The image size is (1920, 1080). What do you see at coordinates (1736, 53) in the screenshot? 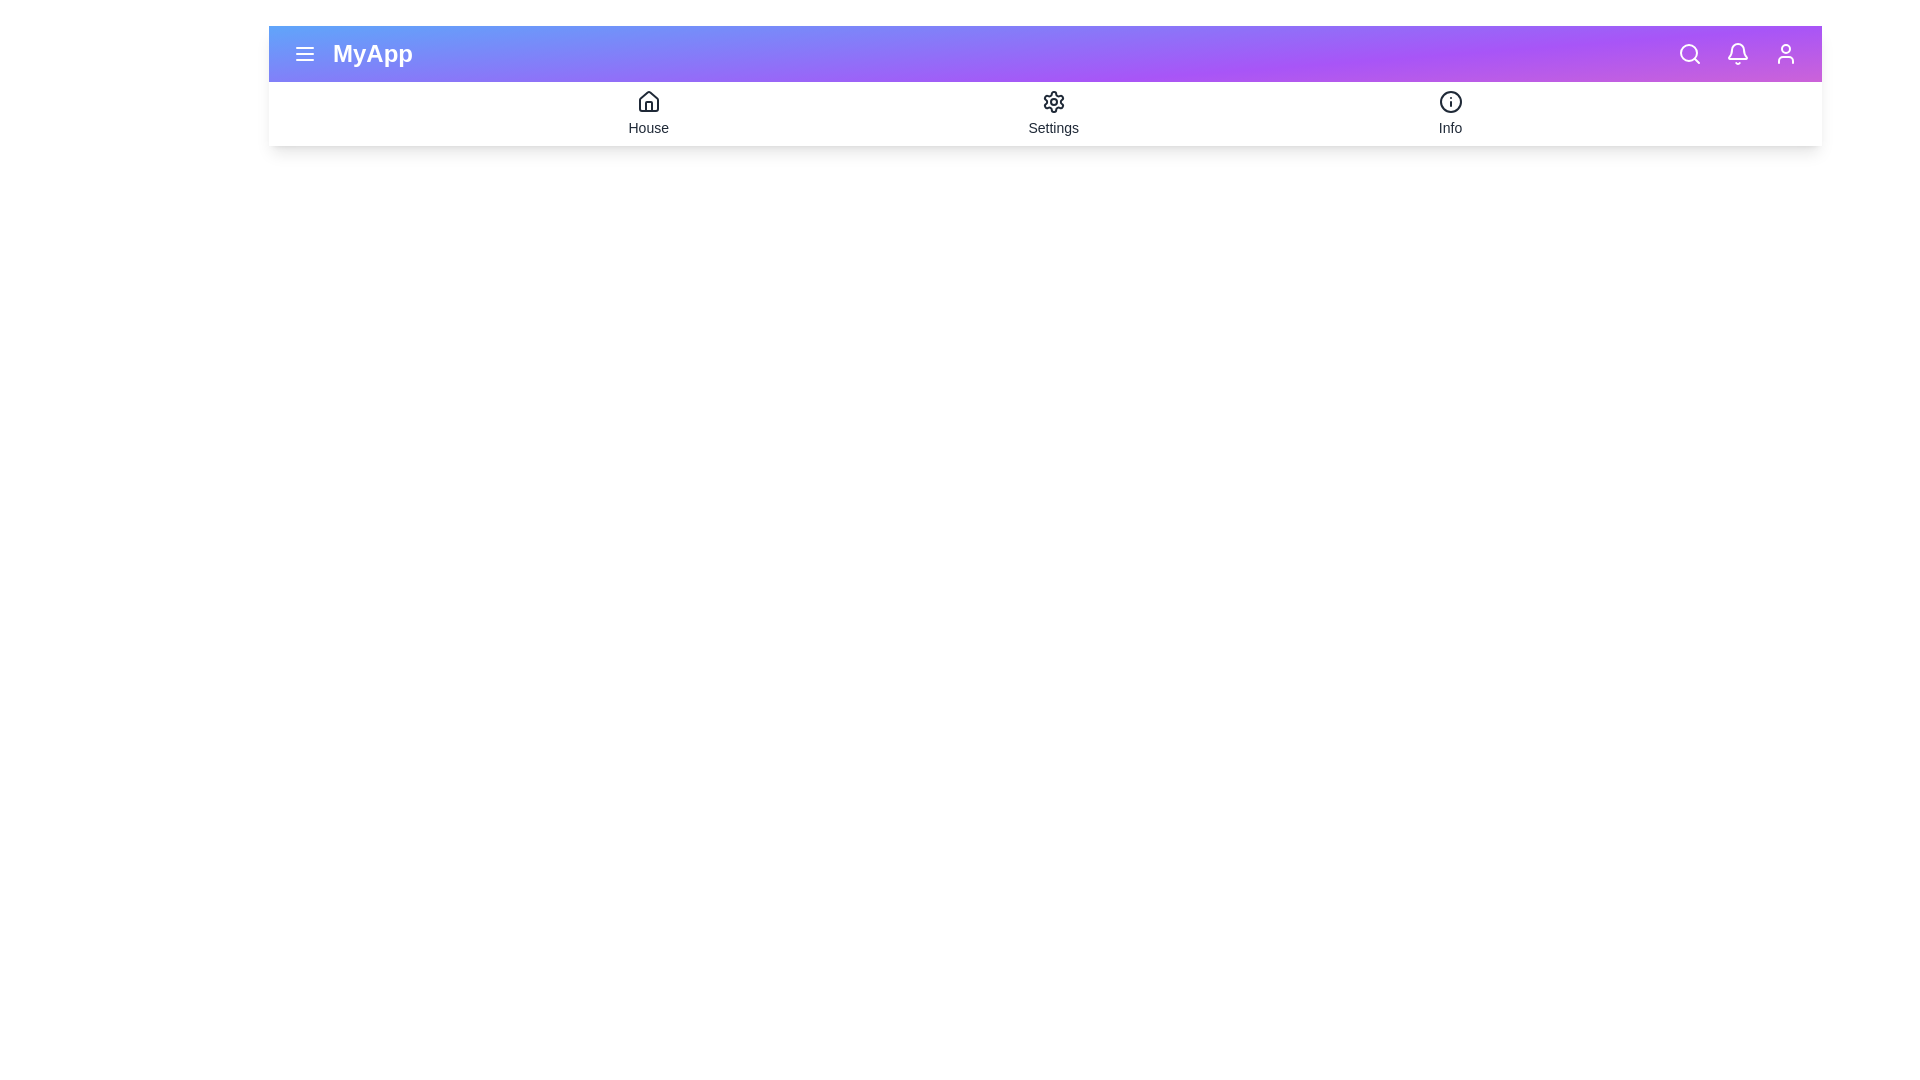
I see `the bell icon to view notifications` at bounding box center [1736, 53].